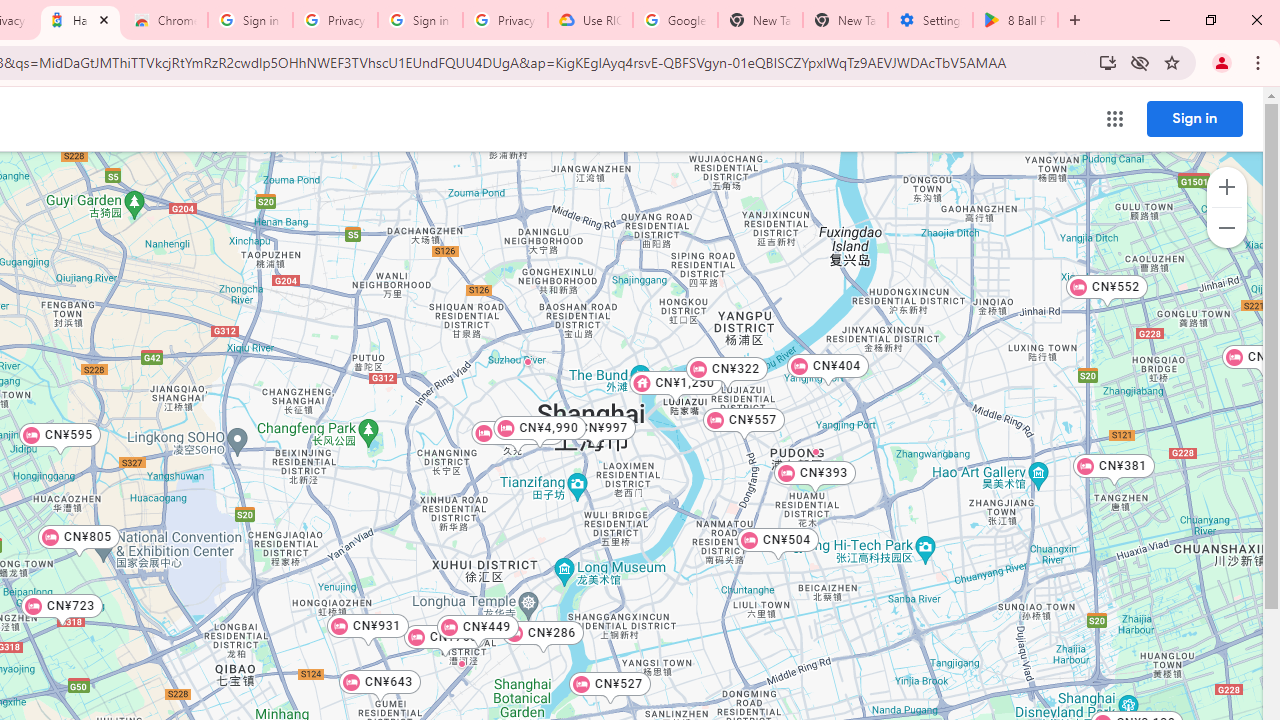 Image resolution: width=1280 pixels, height=720 pixels. What do you see at coordinates (929, 20) in the screenshot?
I see `'Settings - System'` at bounding box center [929, 20].